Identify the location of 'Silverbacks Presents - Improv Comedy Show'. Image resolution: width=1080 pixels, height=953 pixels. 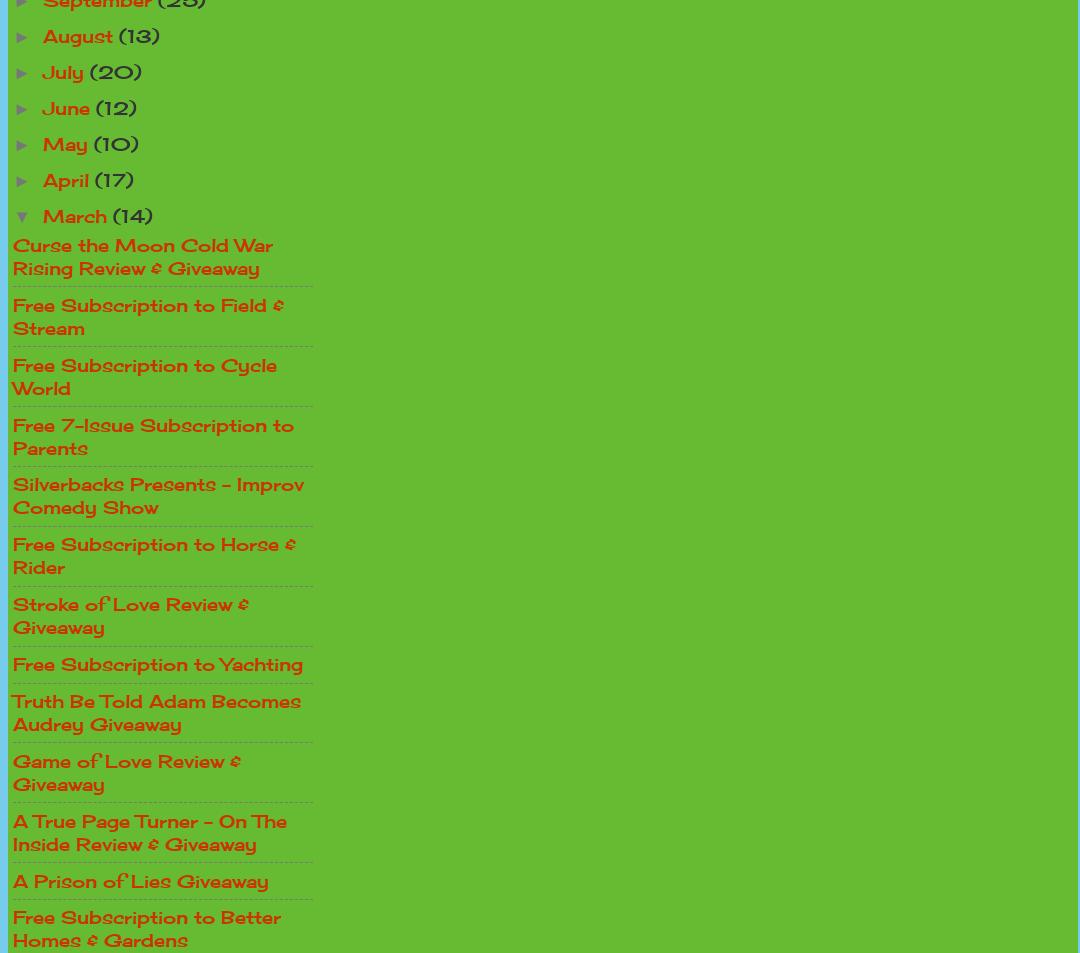
(157, 495).